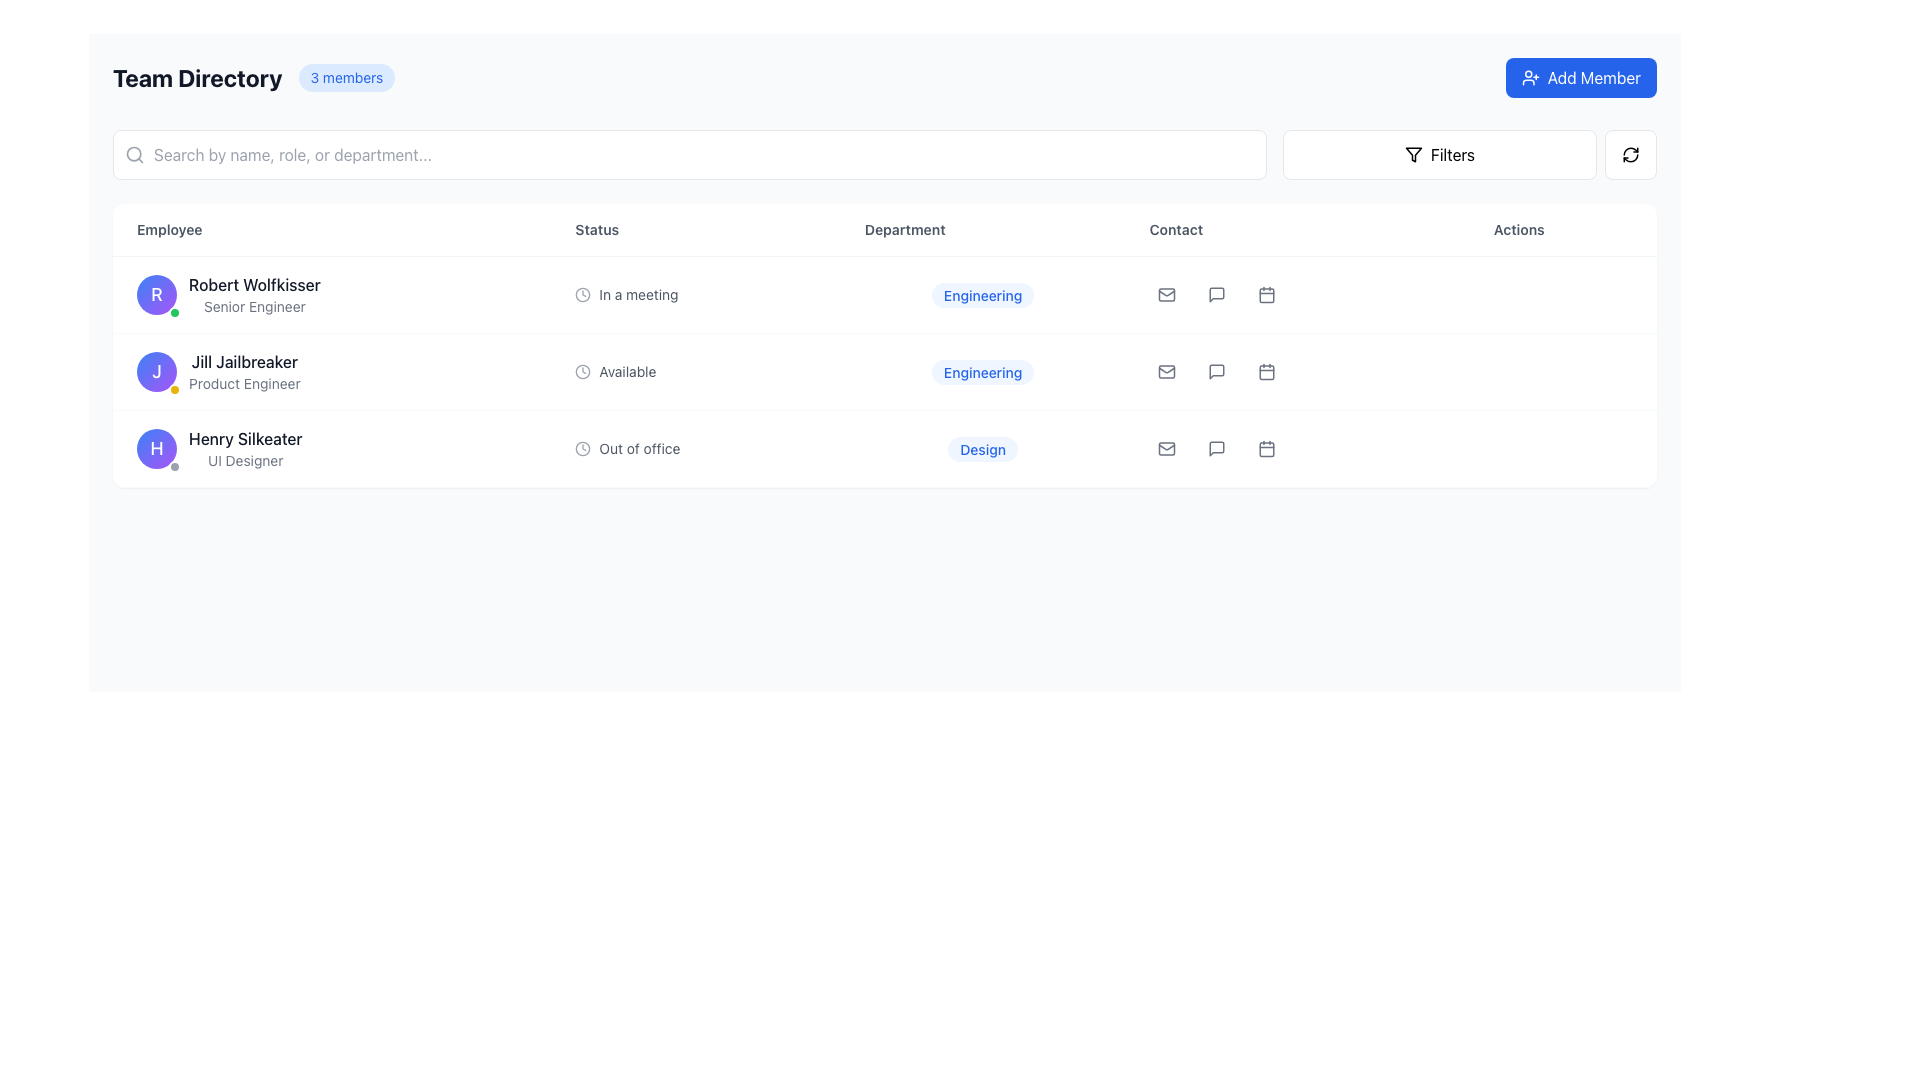  Describe the element at coordinates (1166, 294) in the screenshot. I see `the rounded rectangular button with an envelope icon in the 'Contact' column of the second row to initiate an email` at that location.